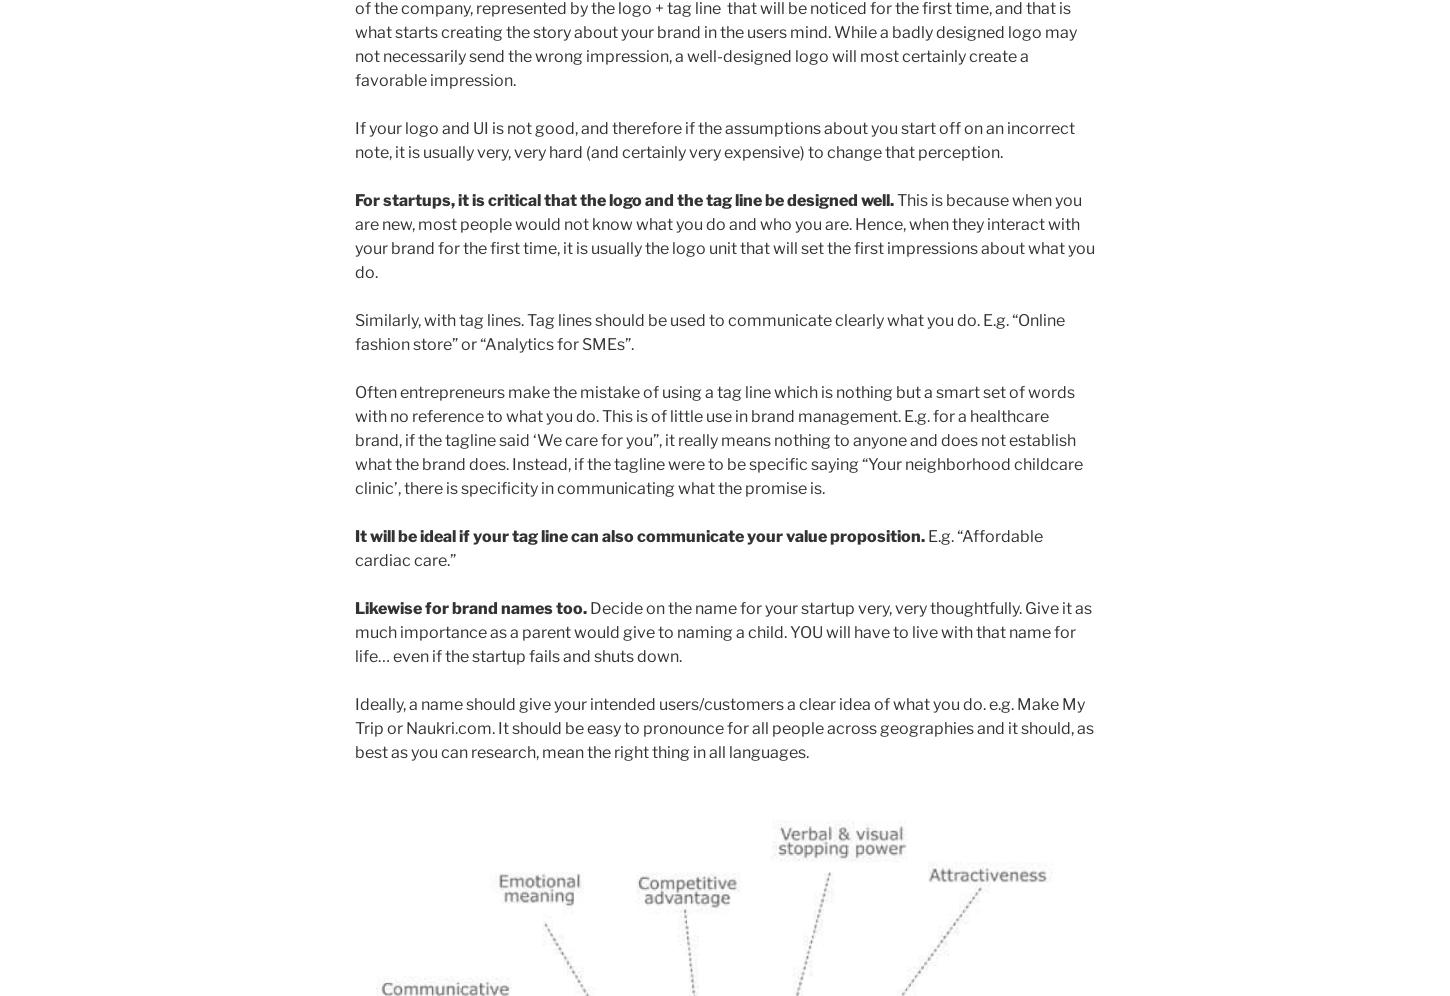  What do you see at coordinates (722, 630) in the screenshot?
I see `'Decide on the name for your startup very, very thoughtfully. Give it as much importance as a parent would give to naming a child. YOU will have to live with that name for life… even if the startup fails and shuts down.'` at bounding box center [722, 630].